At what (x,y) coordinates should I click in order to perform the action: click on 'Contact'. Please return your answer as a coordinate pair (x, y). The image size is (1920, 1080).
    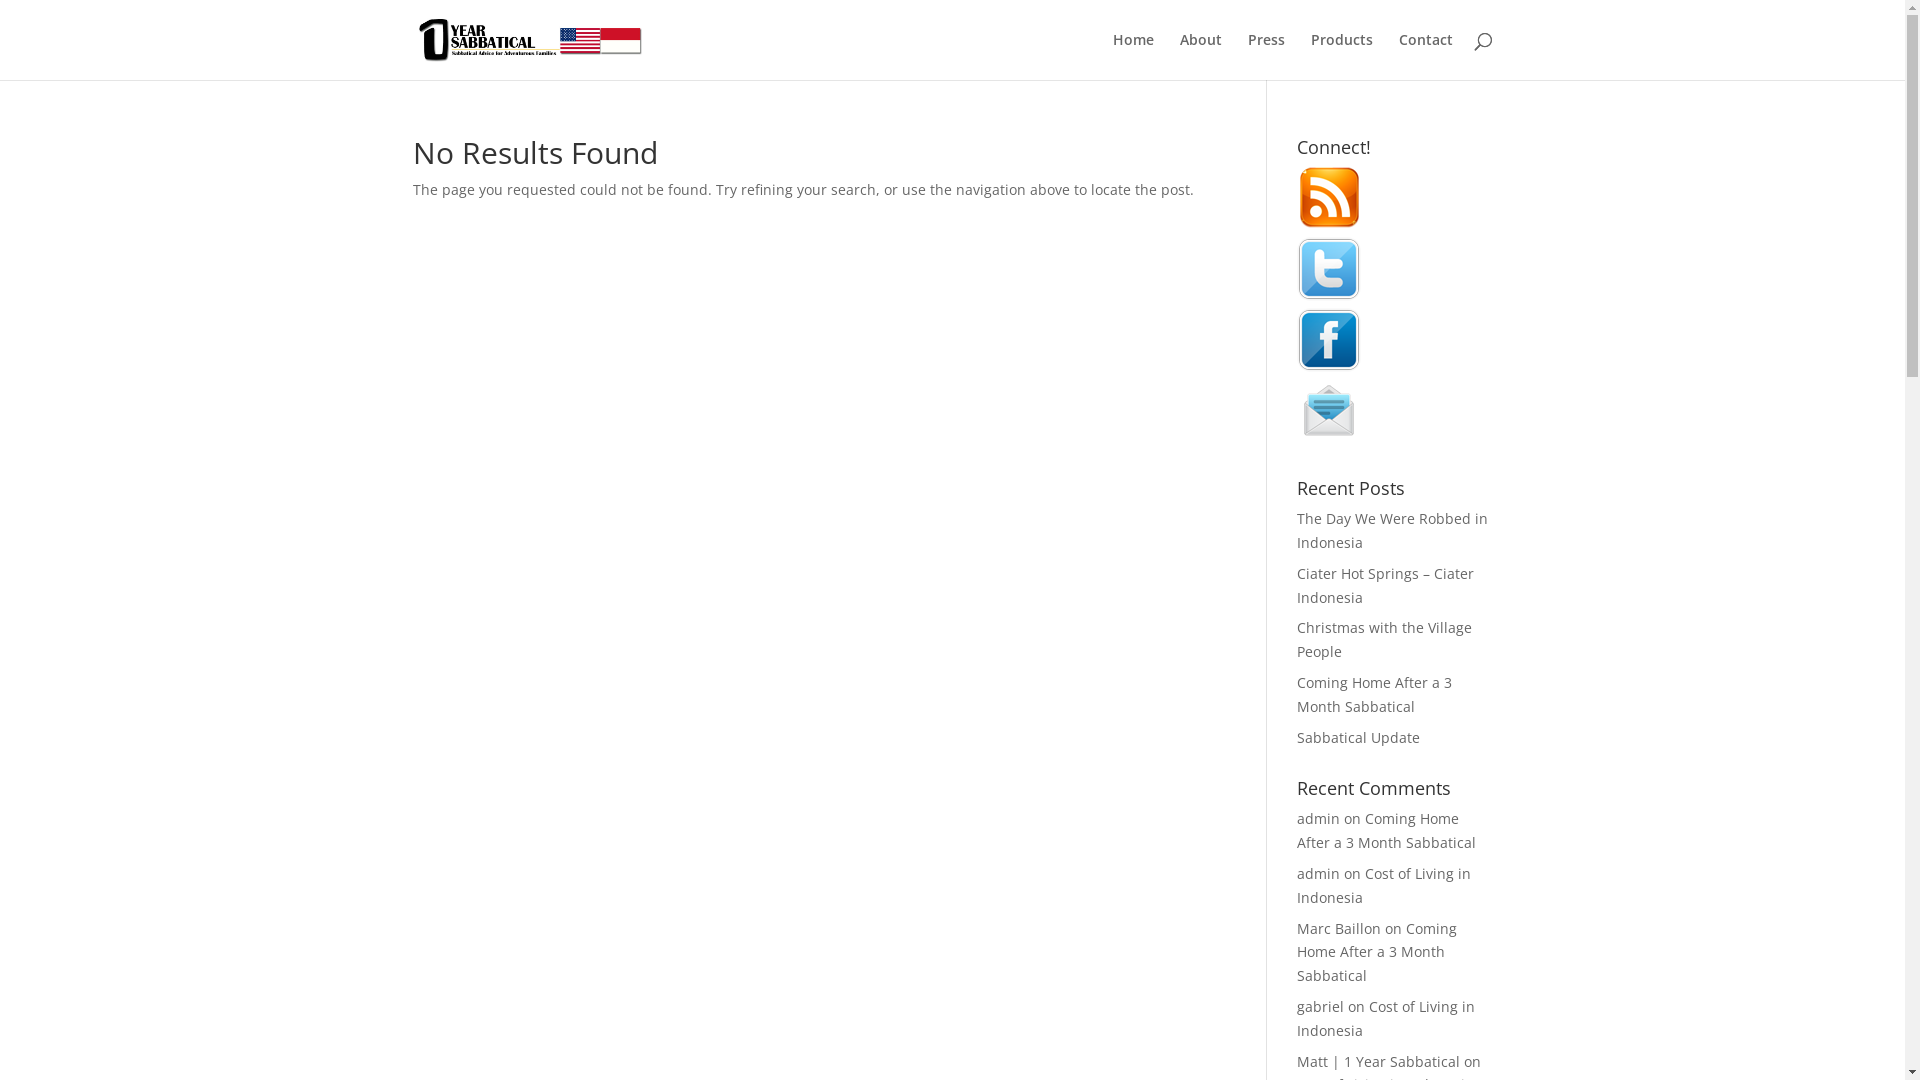
    Looking at the image, I should click on (1424, 55).